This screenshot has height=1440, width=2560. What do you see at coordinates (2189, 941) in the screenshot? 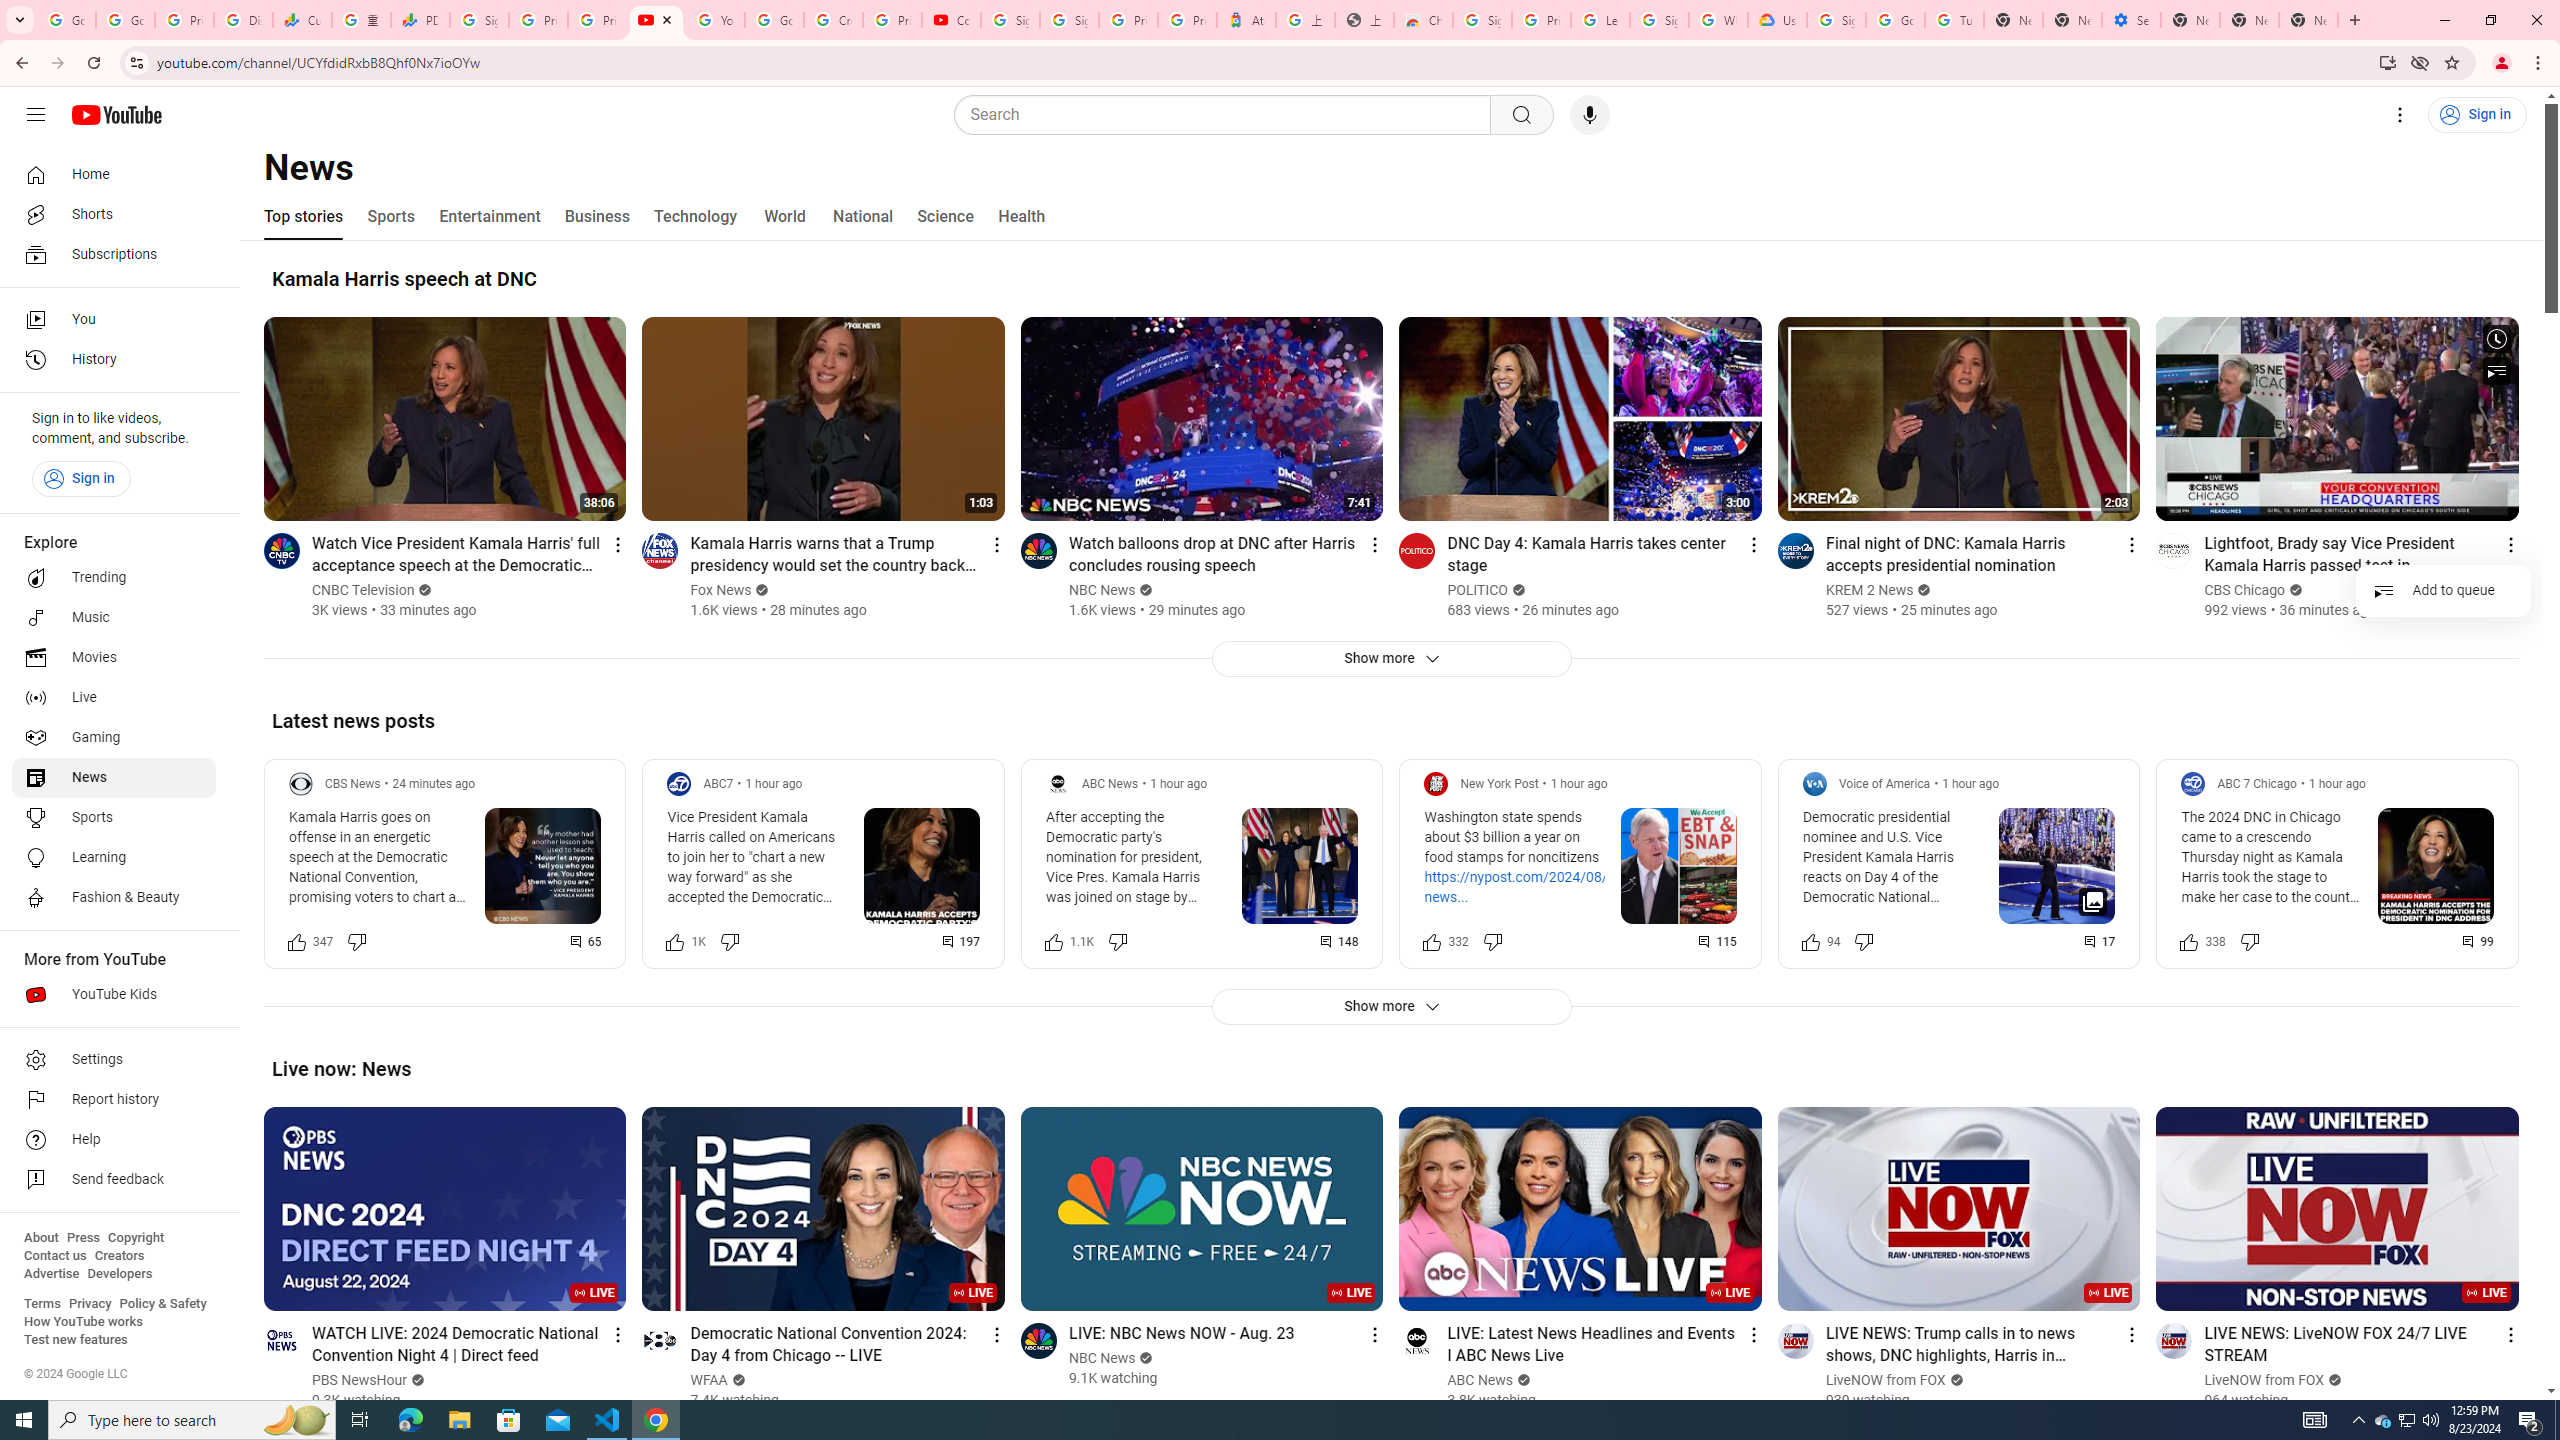
I see `'Like this post along with 338 other people'` at bounding box center [2189, 941].